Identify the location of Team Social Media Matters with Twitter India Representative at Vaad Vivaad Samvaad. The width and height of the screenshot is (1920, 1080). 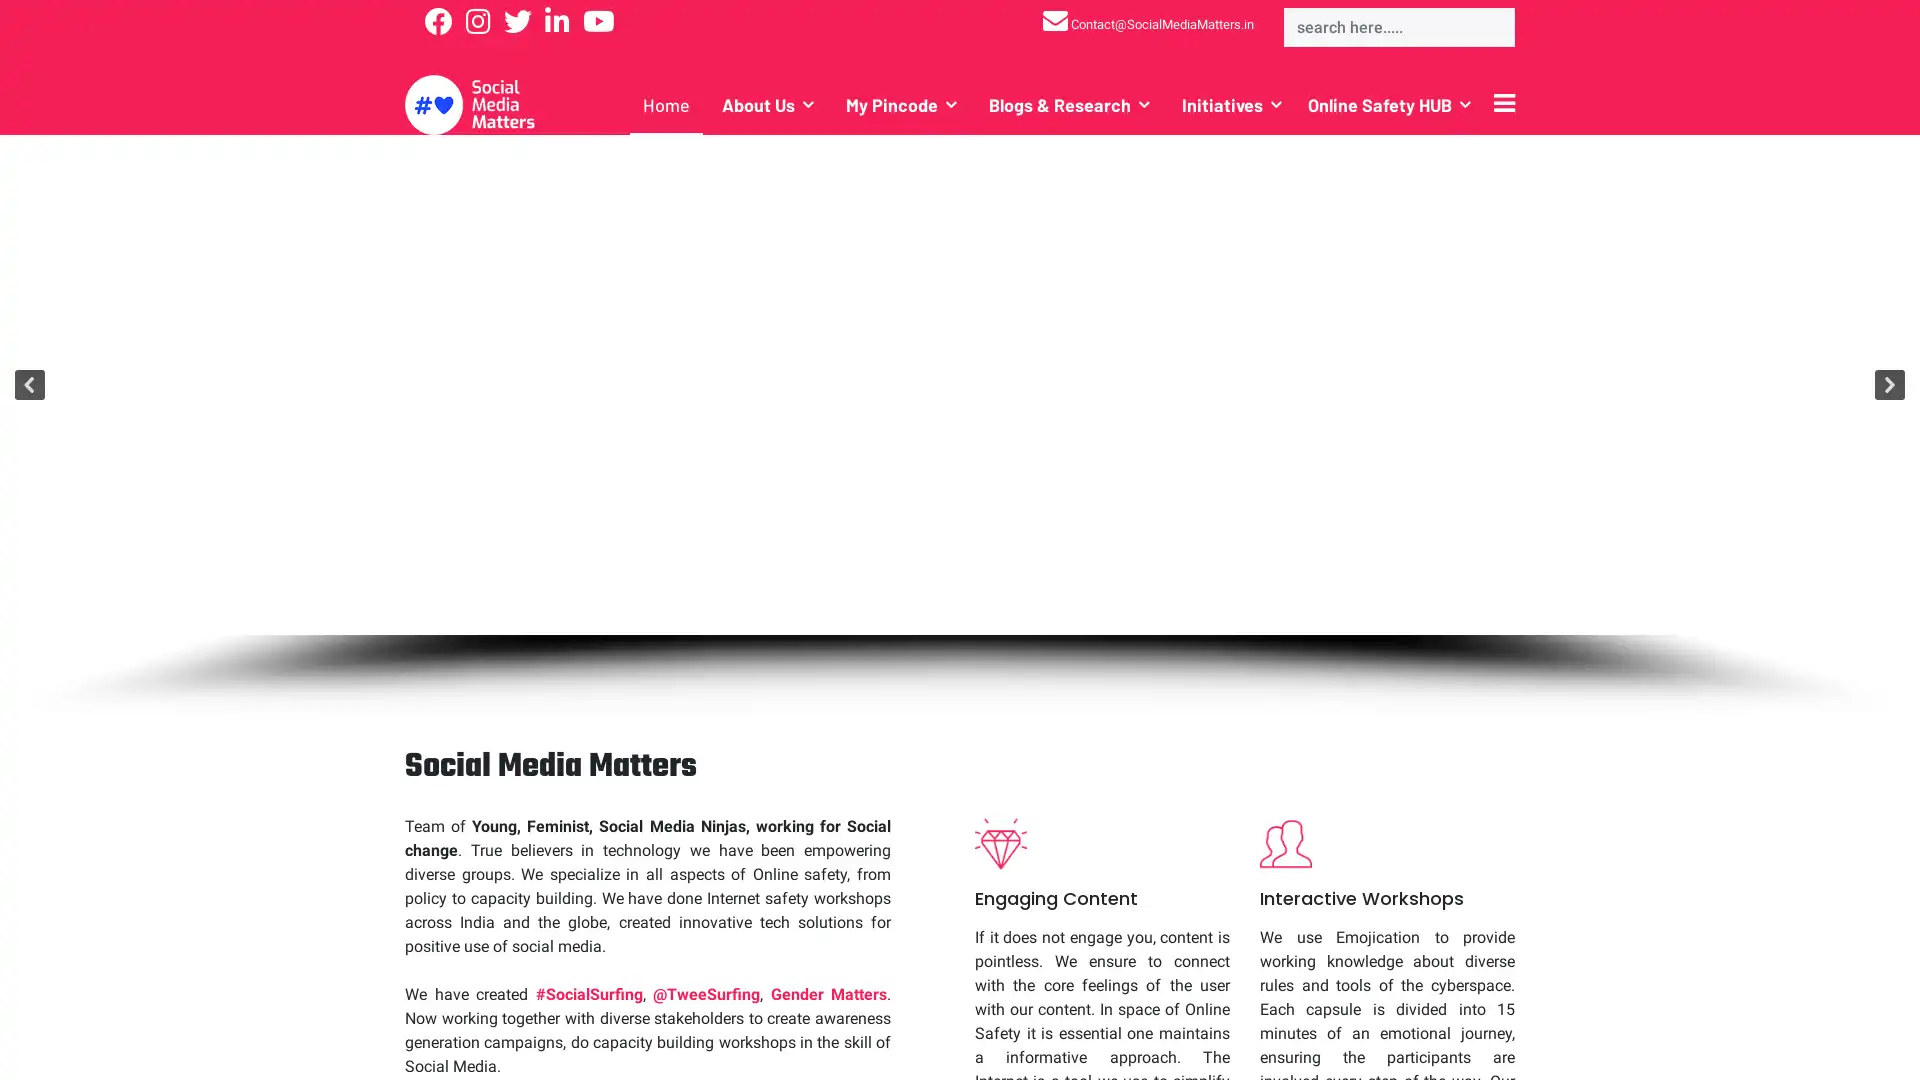
(1075, 615).